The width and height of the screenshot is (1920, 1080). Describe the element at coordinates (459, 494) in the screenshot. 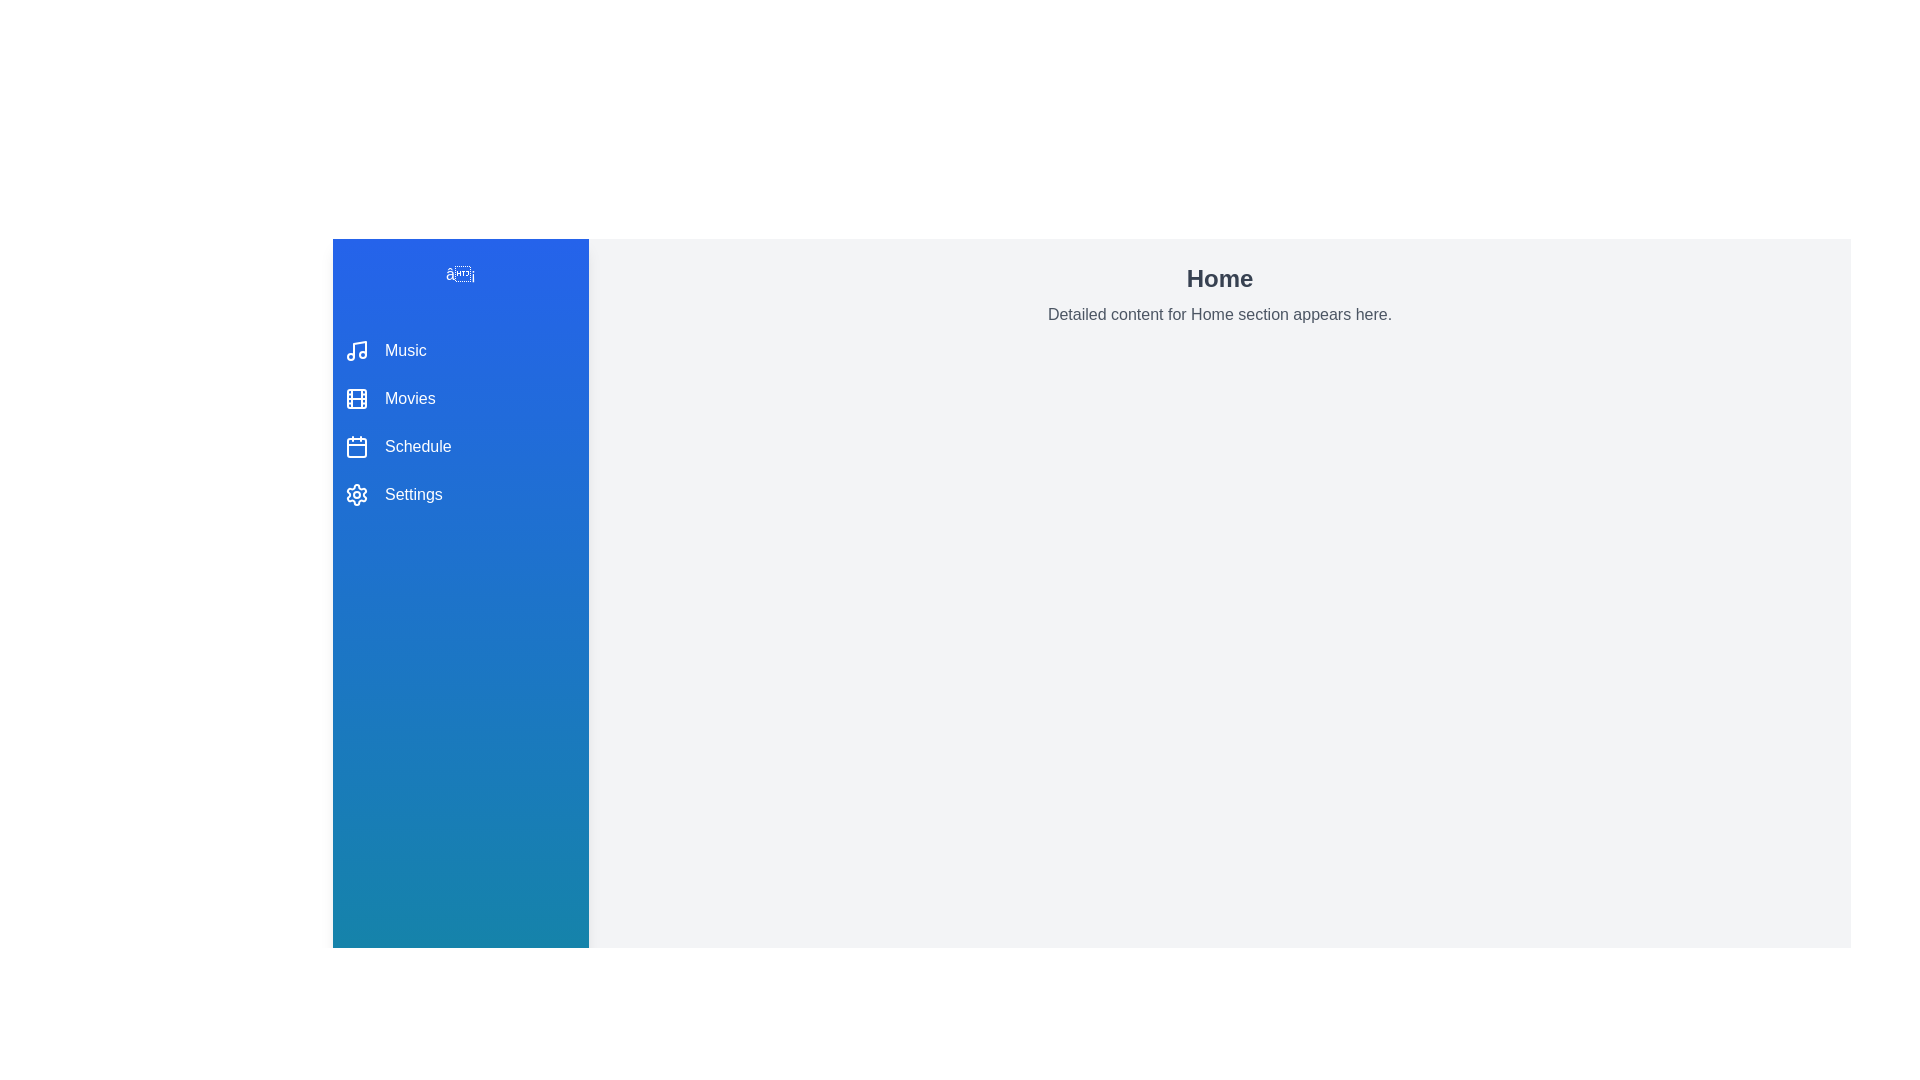

I see `the menu item Settings` at that location.